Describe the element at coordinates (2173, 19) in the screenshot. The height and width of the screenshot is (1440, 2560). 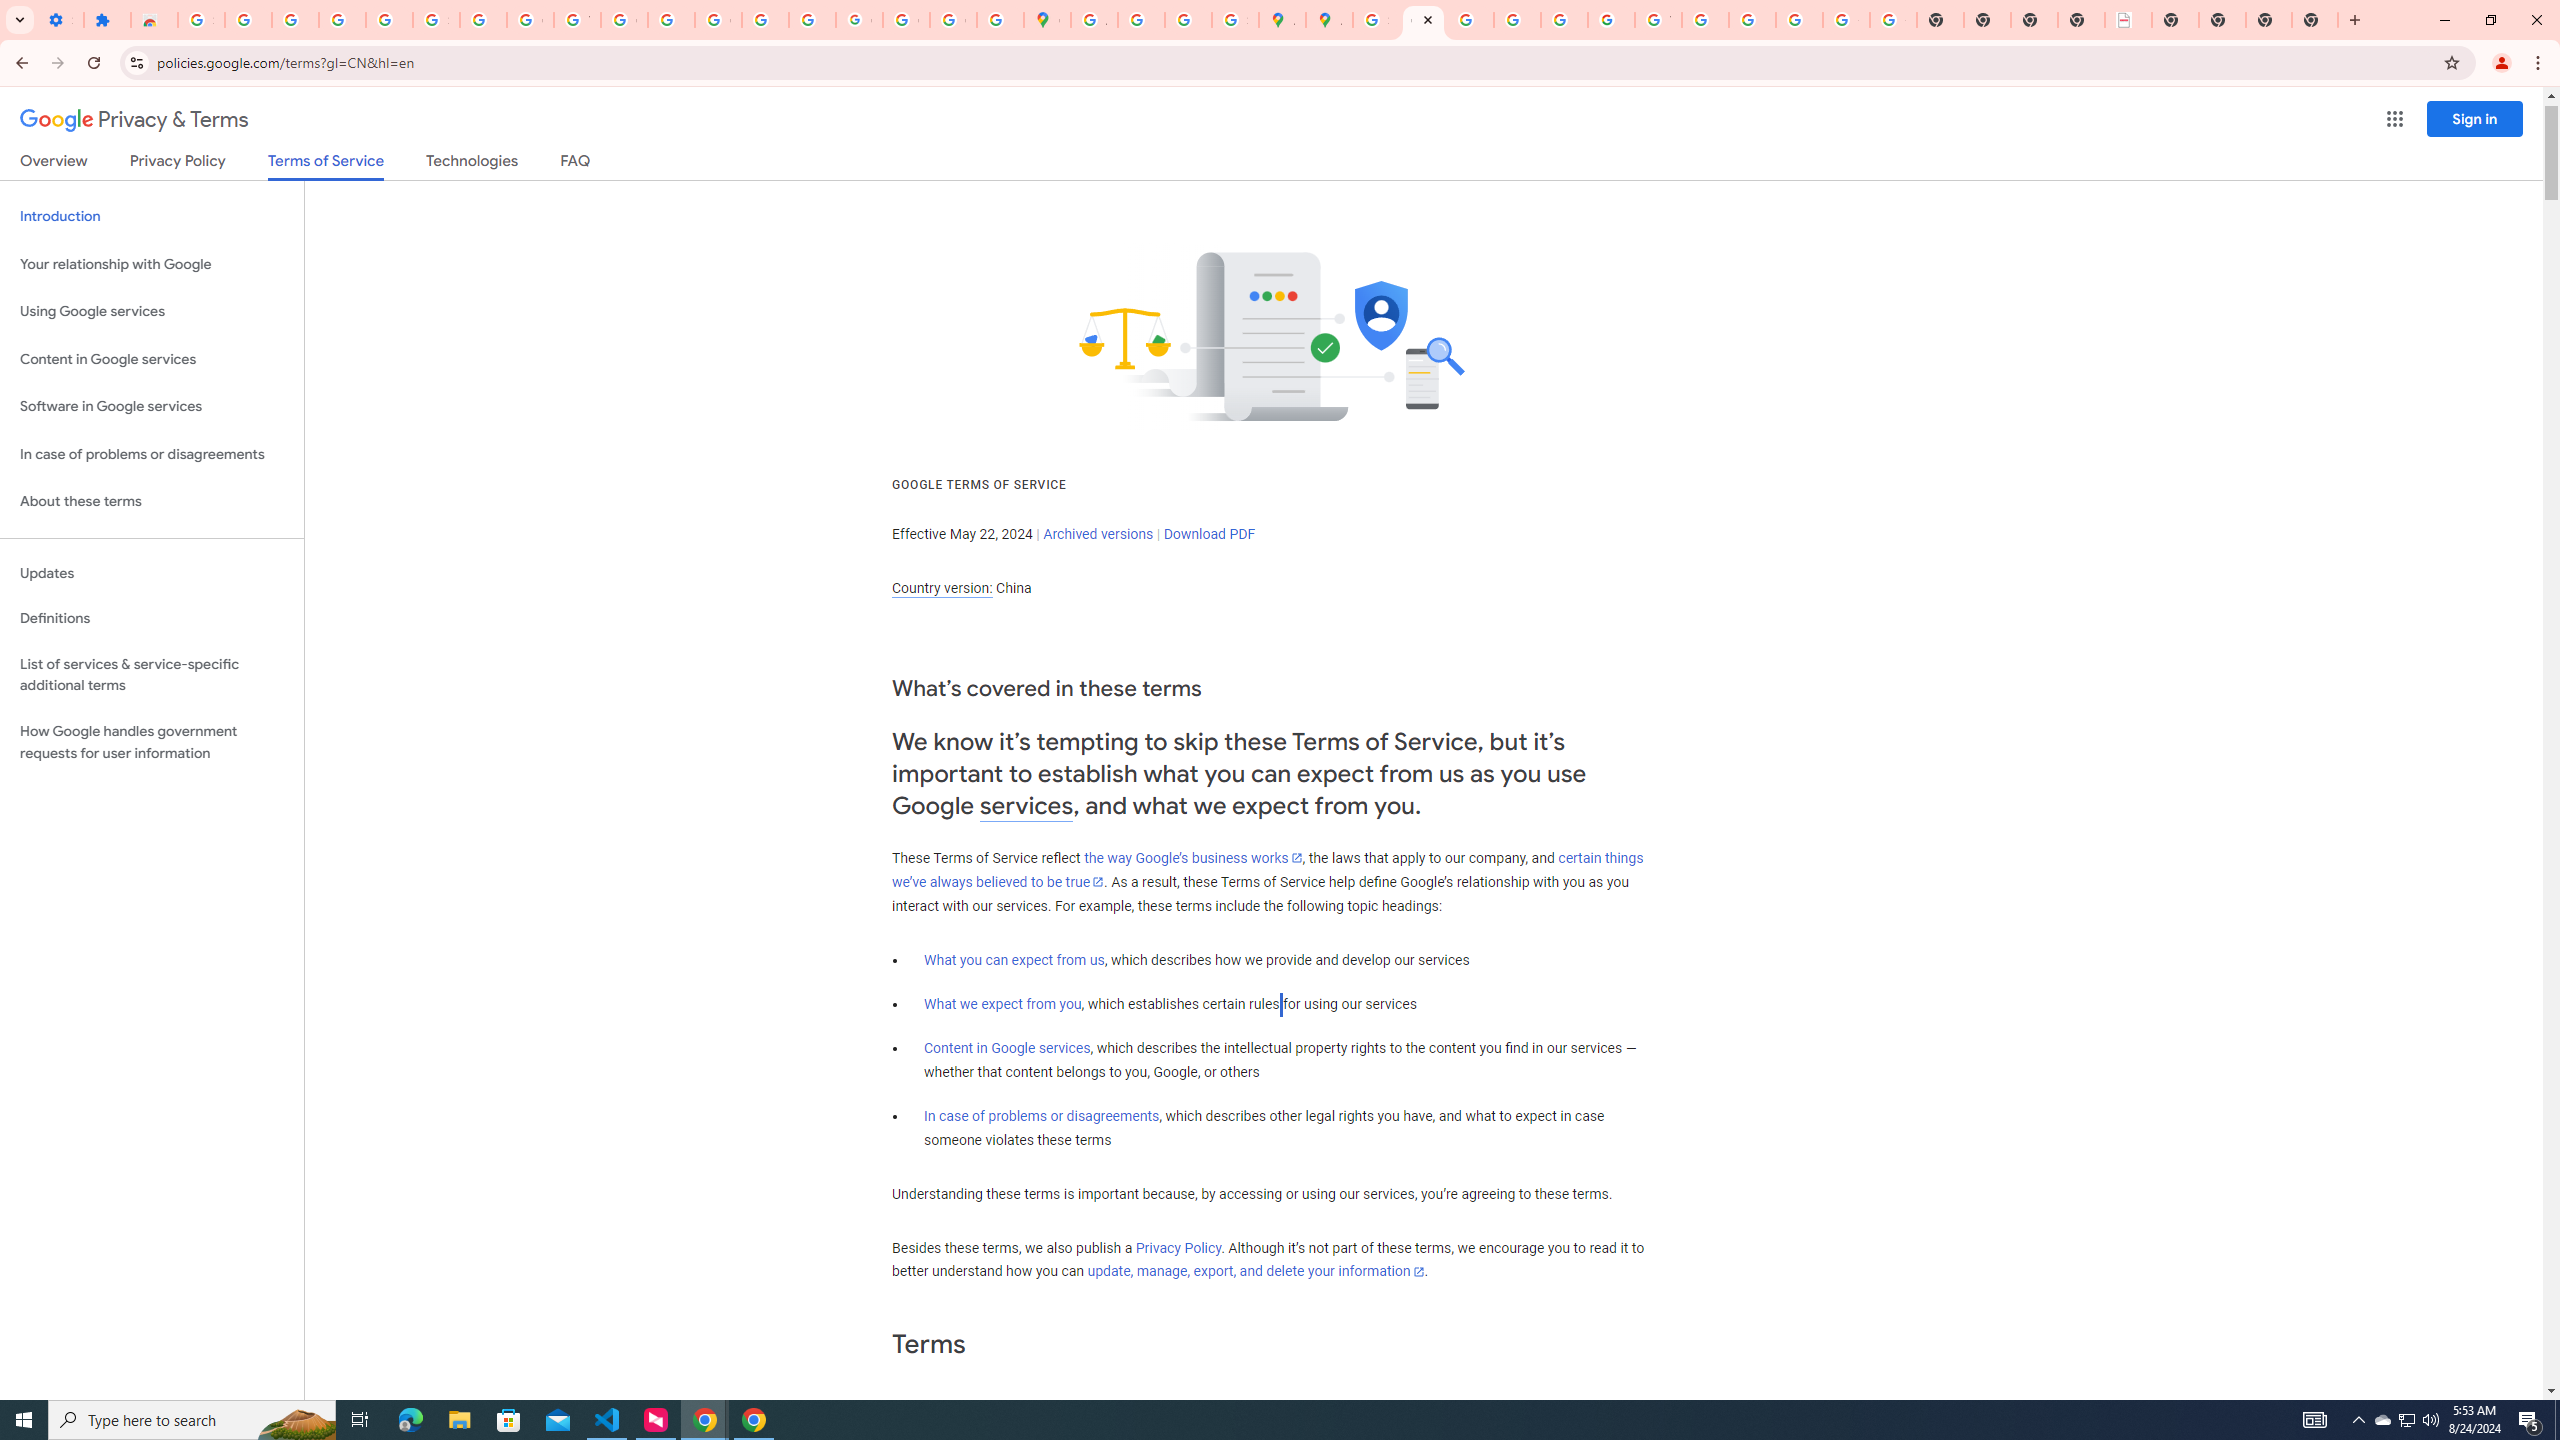
I see `'New Tab'` at that location.